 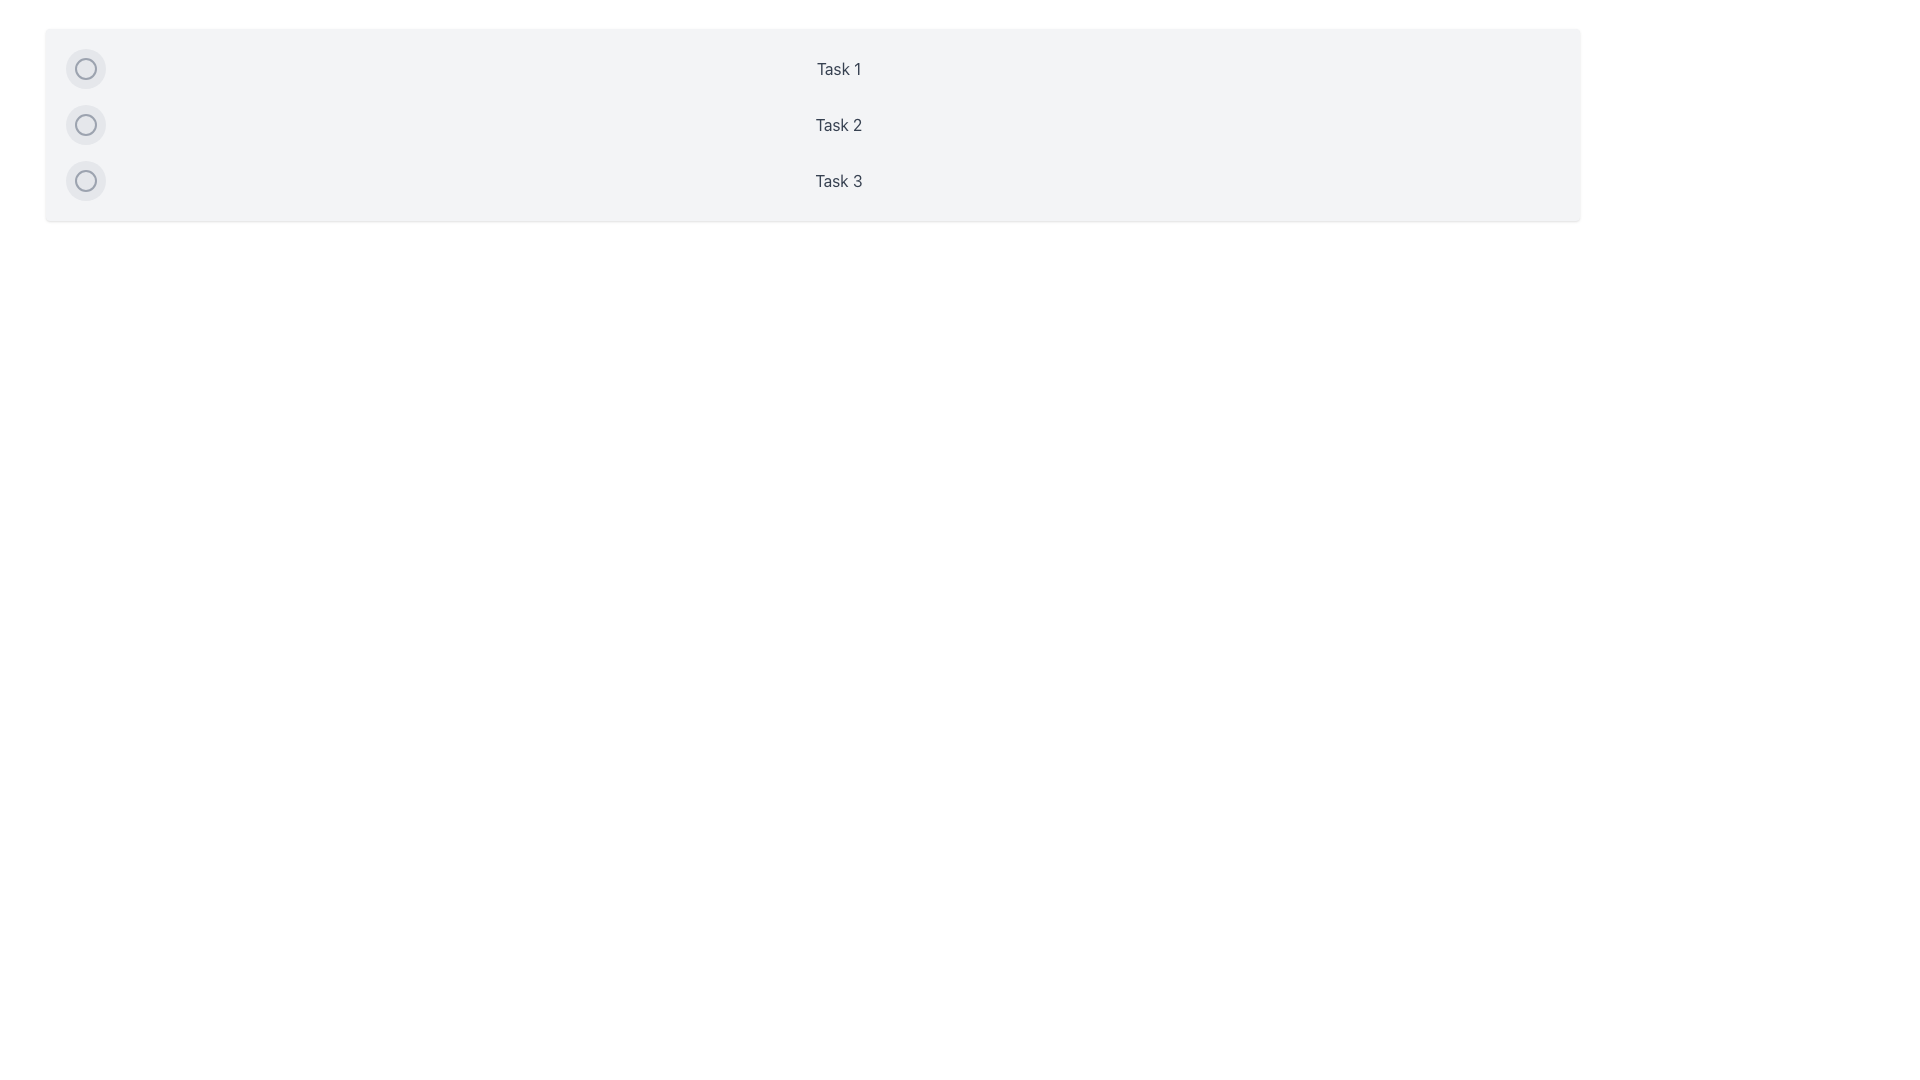 What do you see at coordinates (85, 181) in the screenshot?
I see `the circular button with a light gray background and darker gray border, located to the left of the text 'Task 3', to trigger a visual effect` at bounding box center [85, 181].